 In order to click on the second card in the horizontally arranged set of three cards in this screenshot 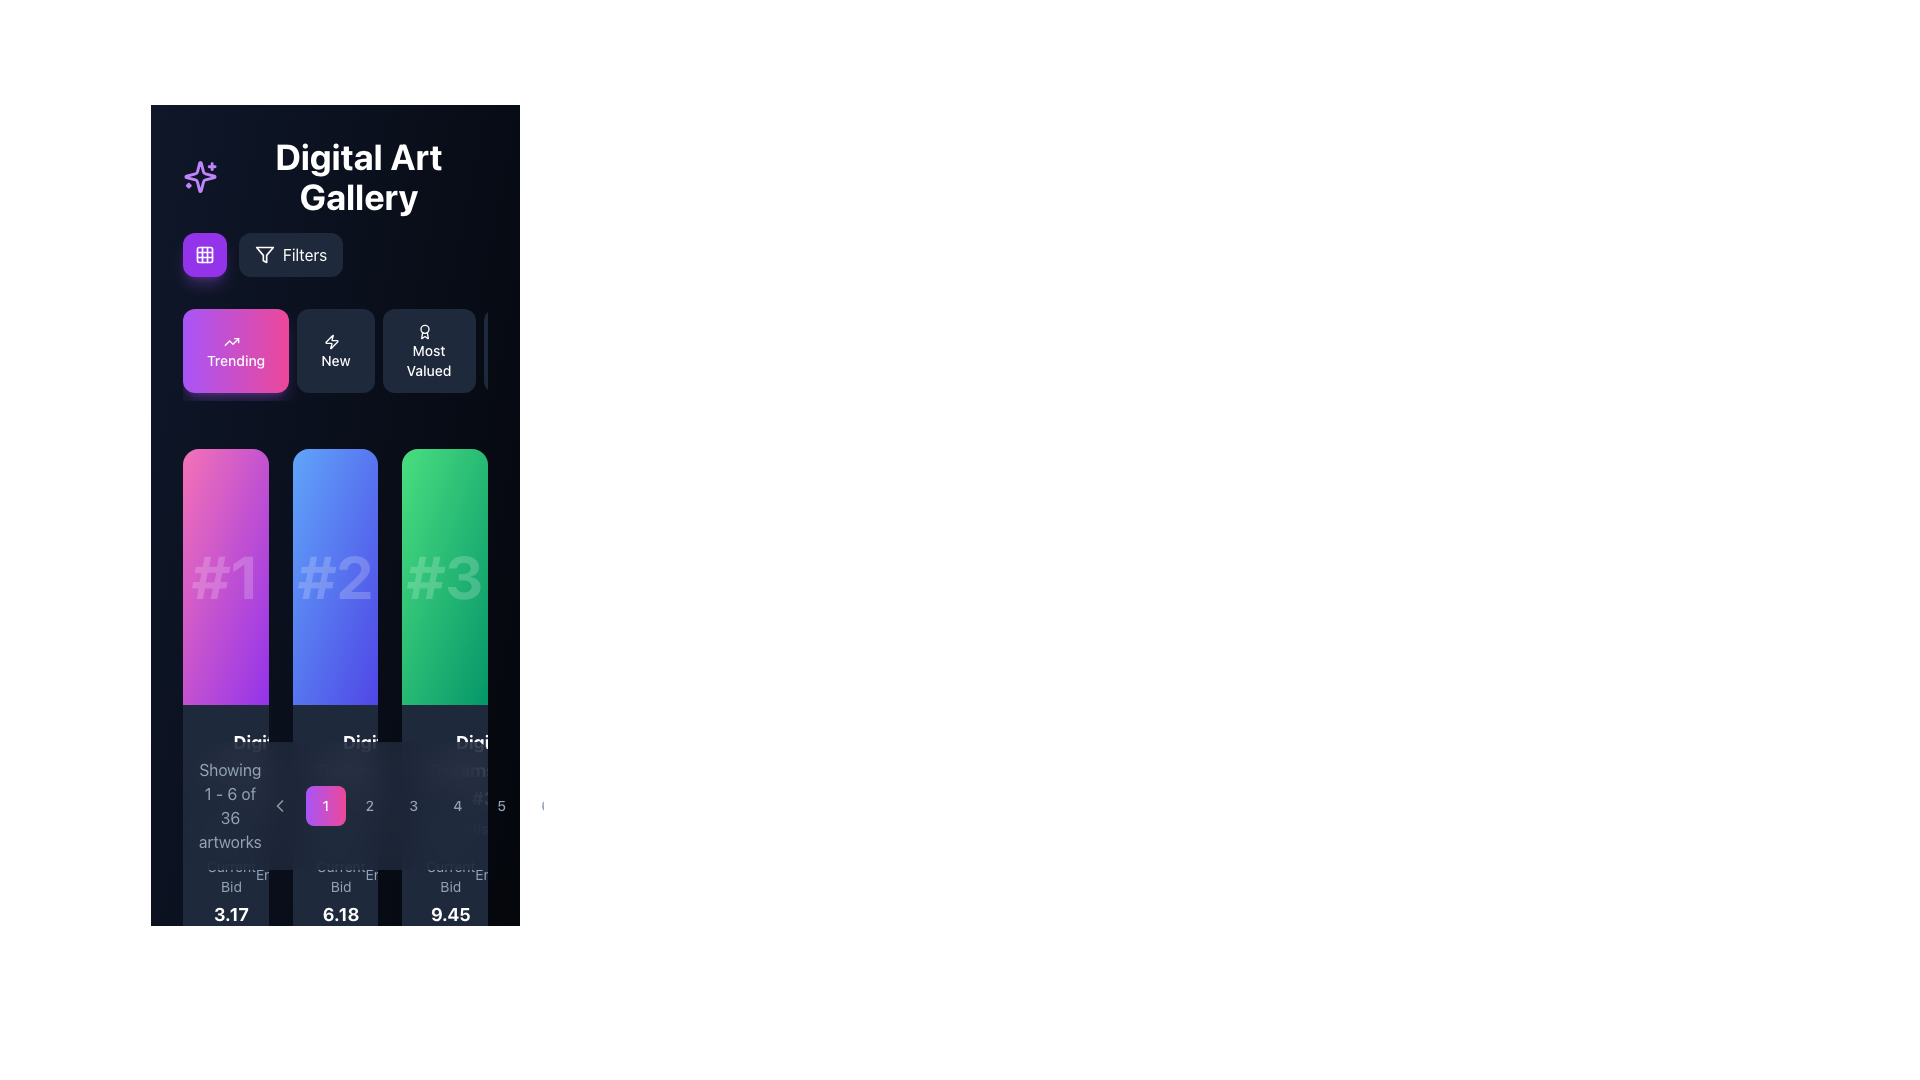, I will do `click(335, 577)`.